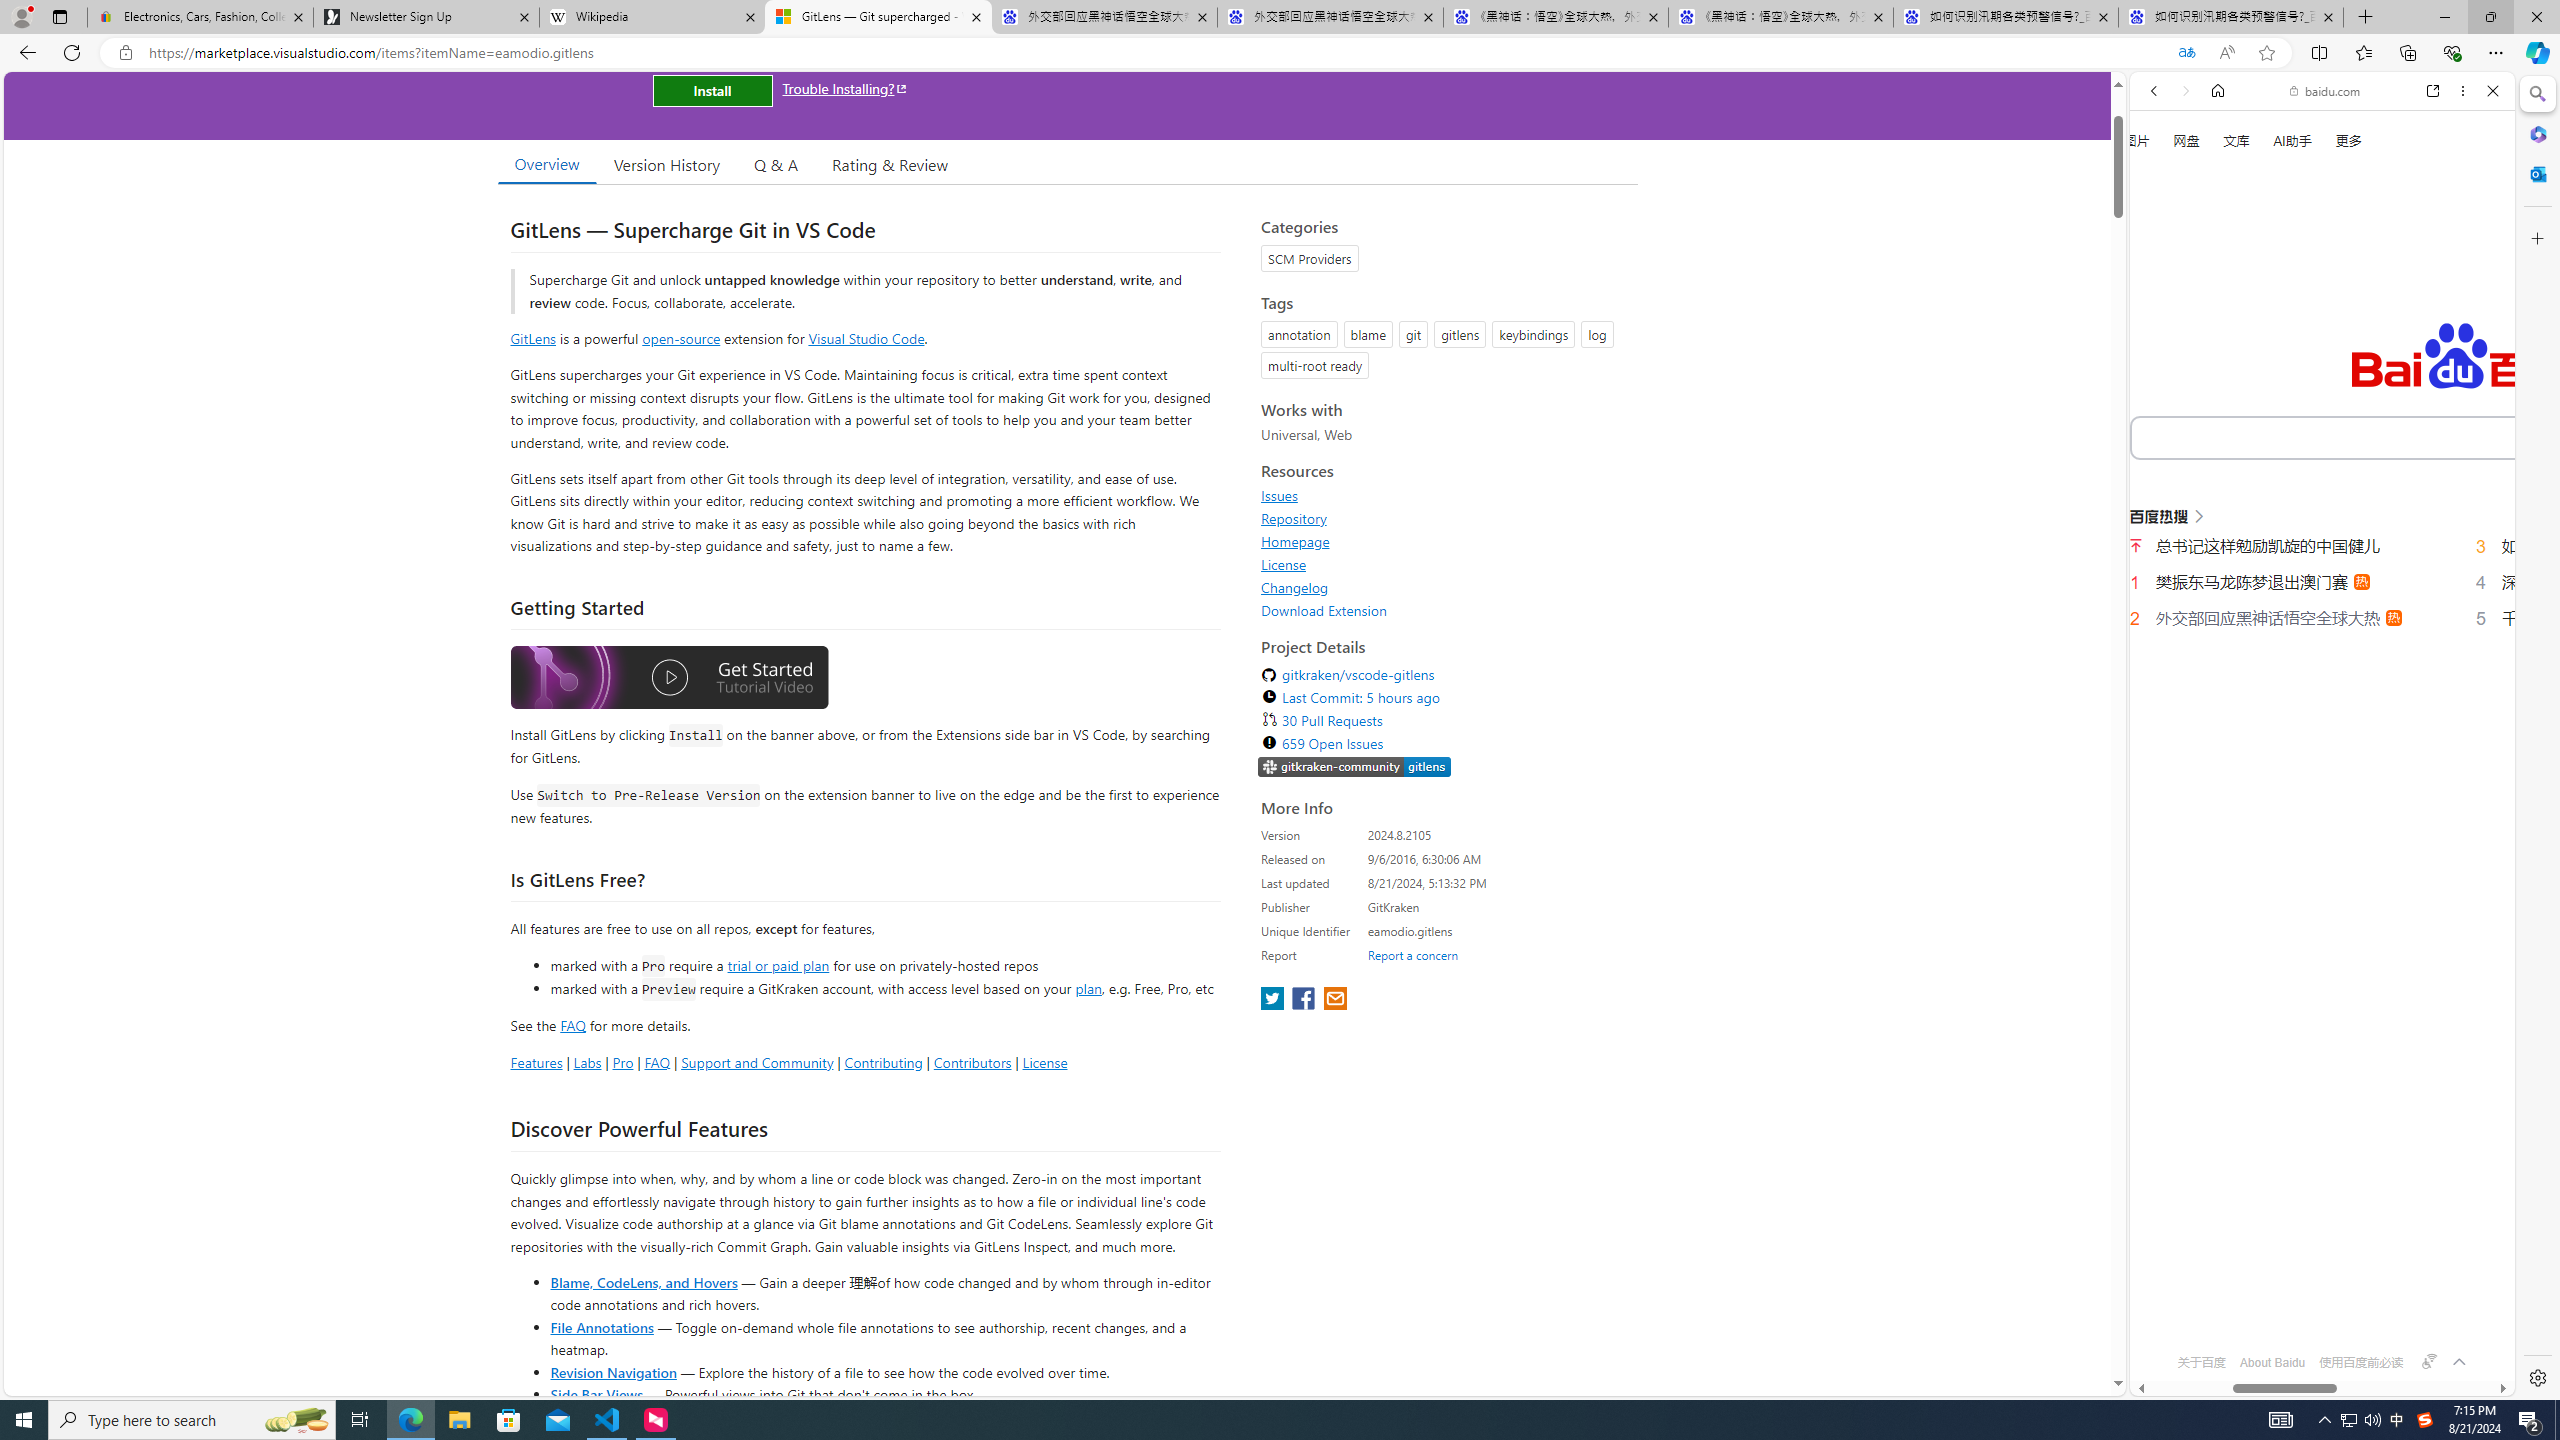 This screenshot has width=2560, height=1440. I want to click on 'Issues', so click(1280, 495).